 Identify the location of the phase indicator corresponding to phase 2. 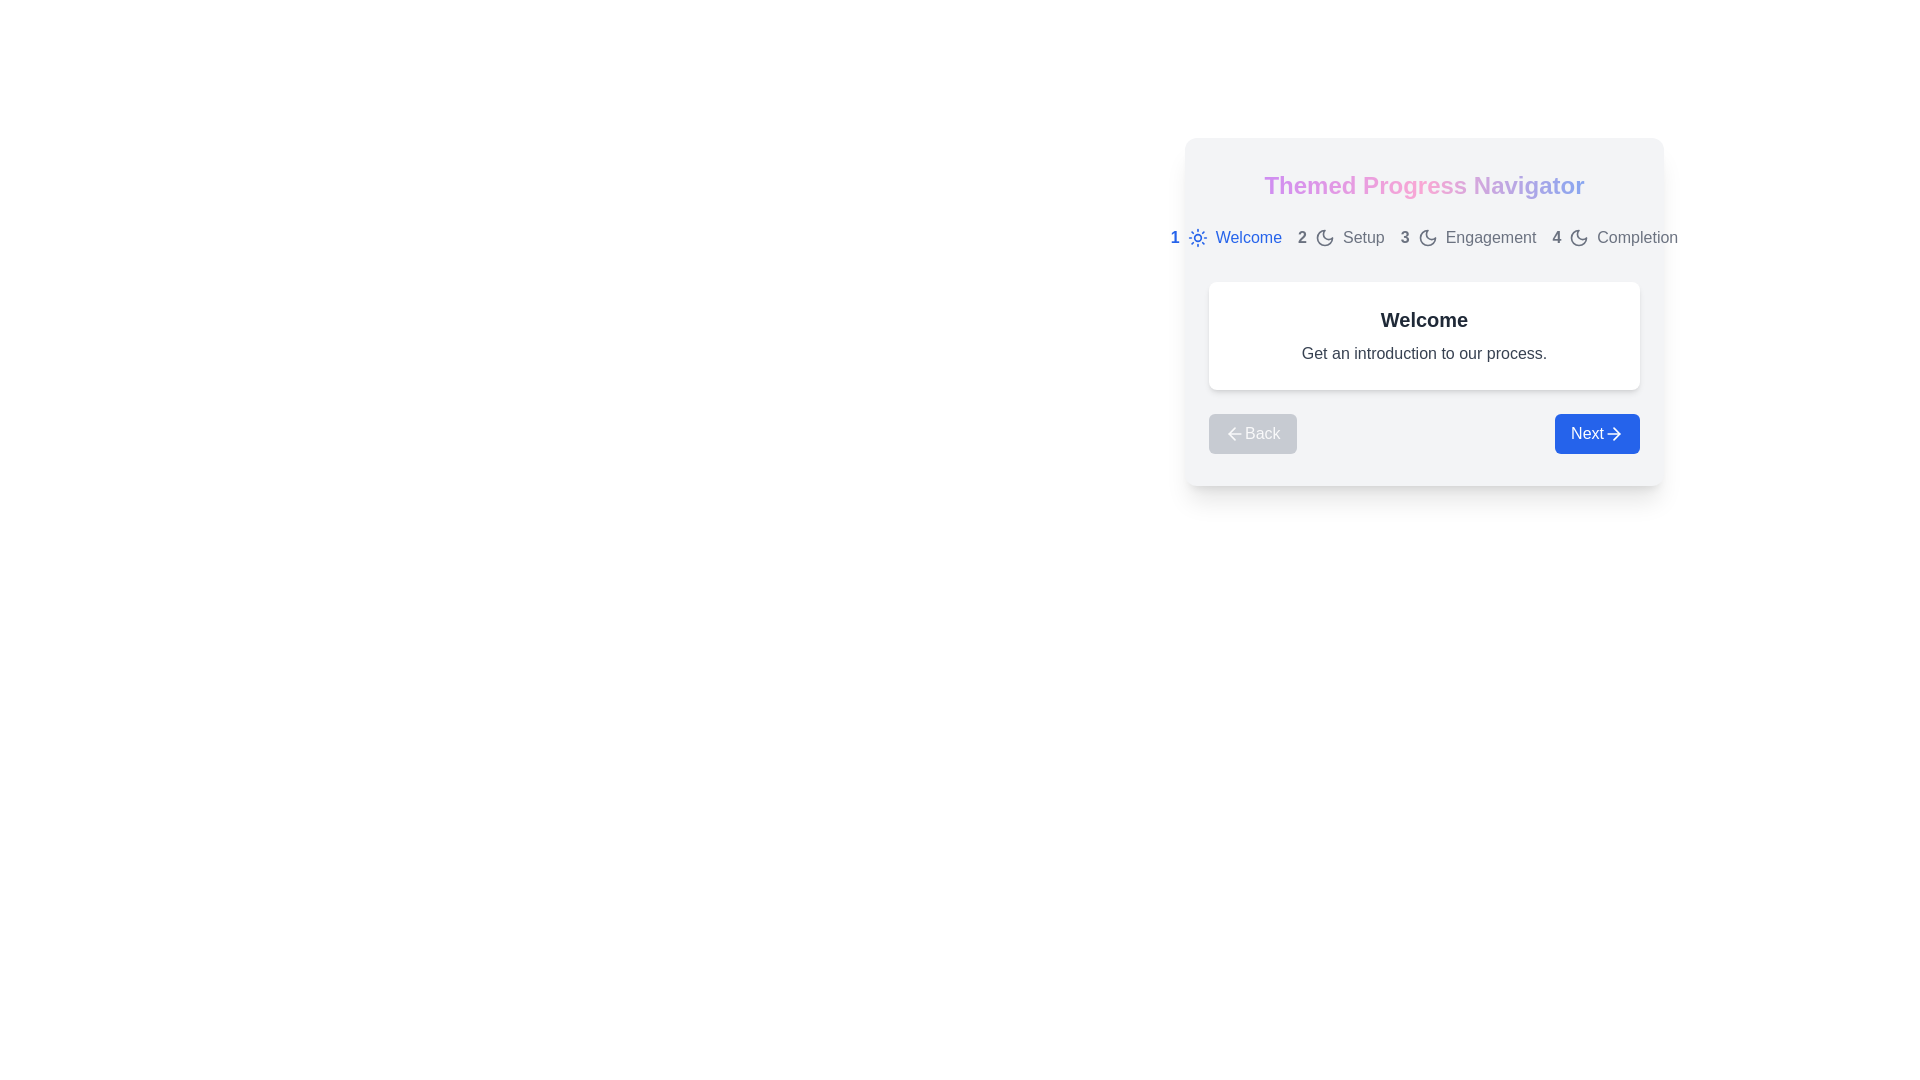
(1340, 237).